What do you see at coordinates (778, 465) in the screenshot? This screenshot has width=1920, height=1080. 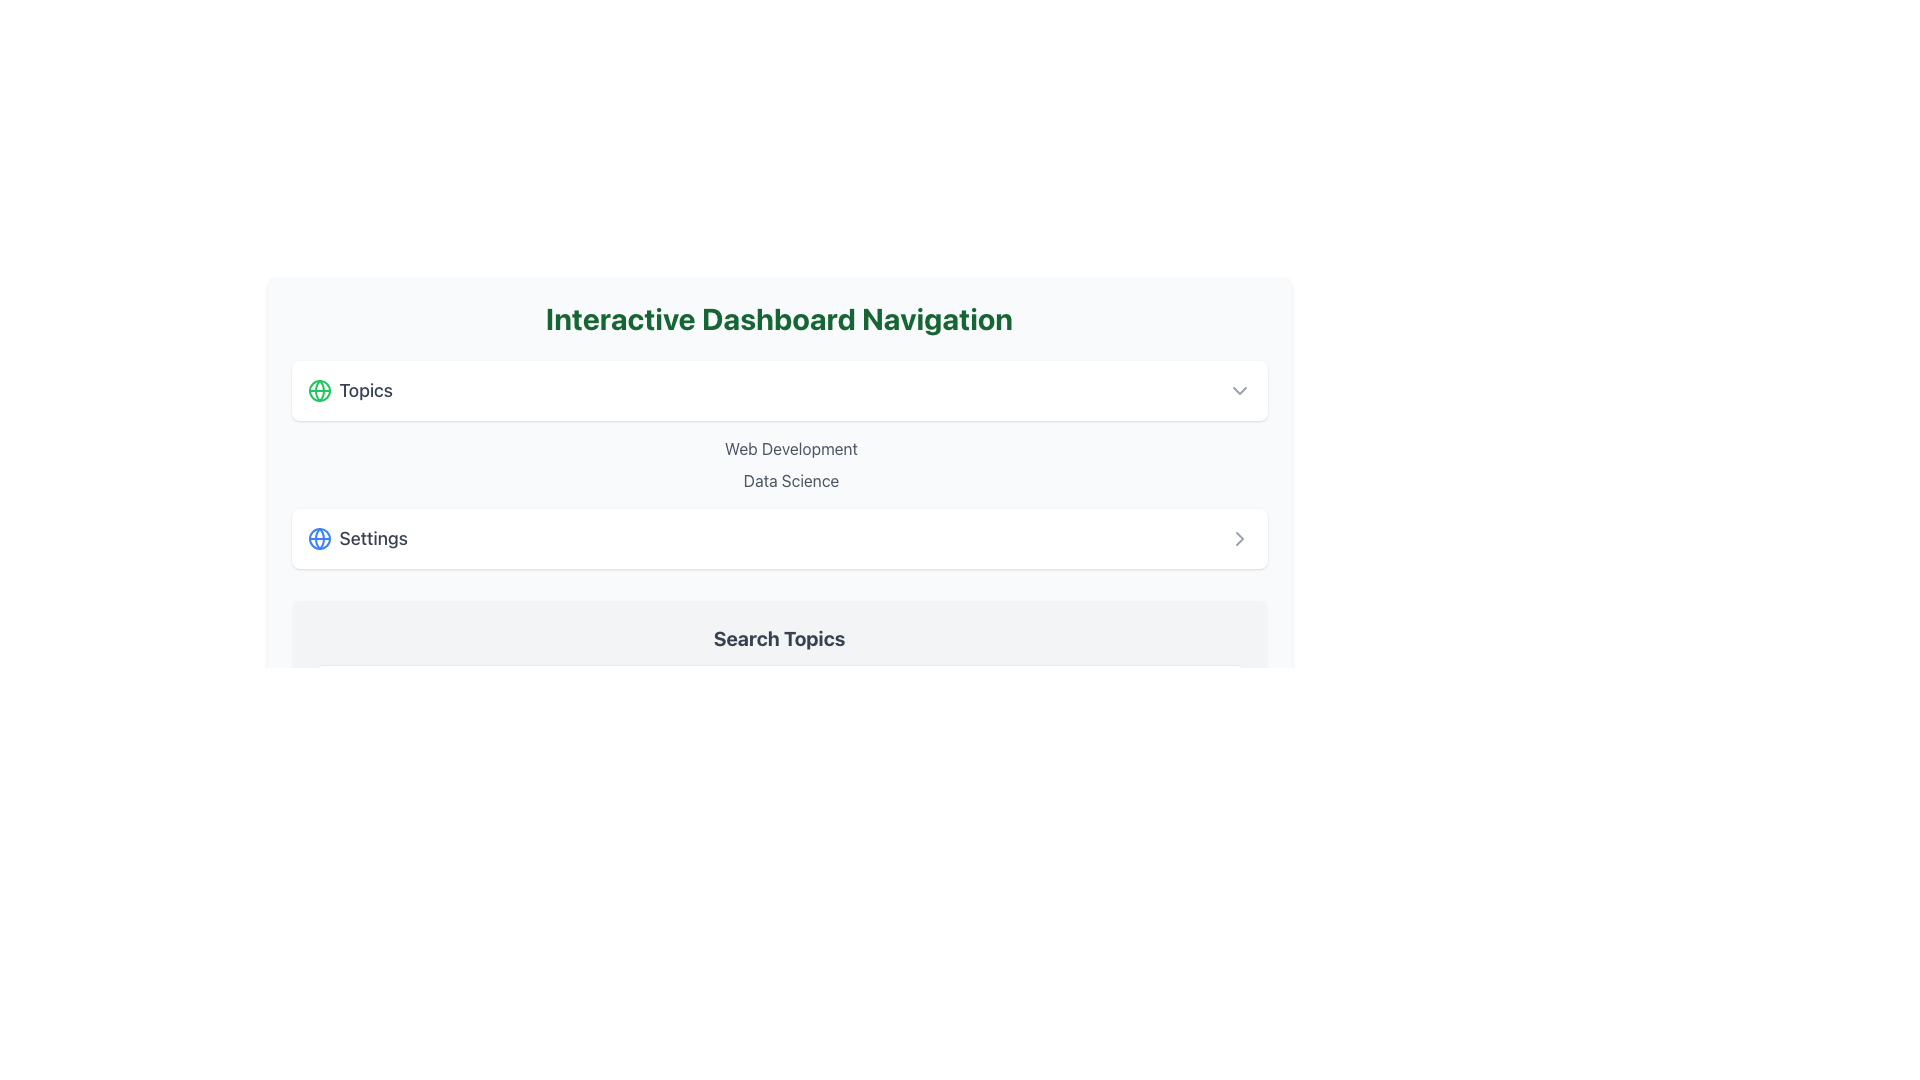 I see `the 'Data Science' topic in the Text Display Component located in the interactive navigation section, between the 'Topics' and 'Settings' buttons` at bounding box center [778, 465].